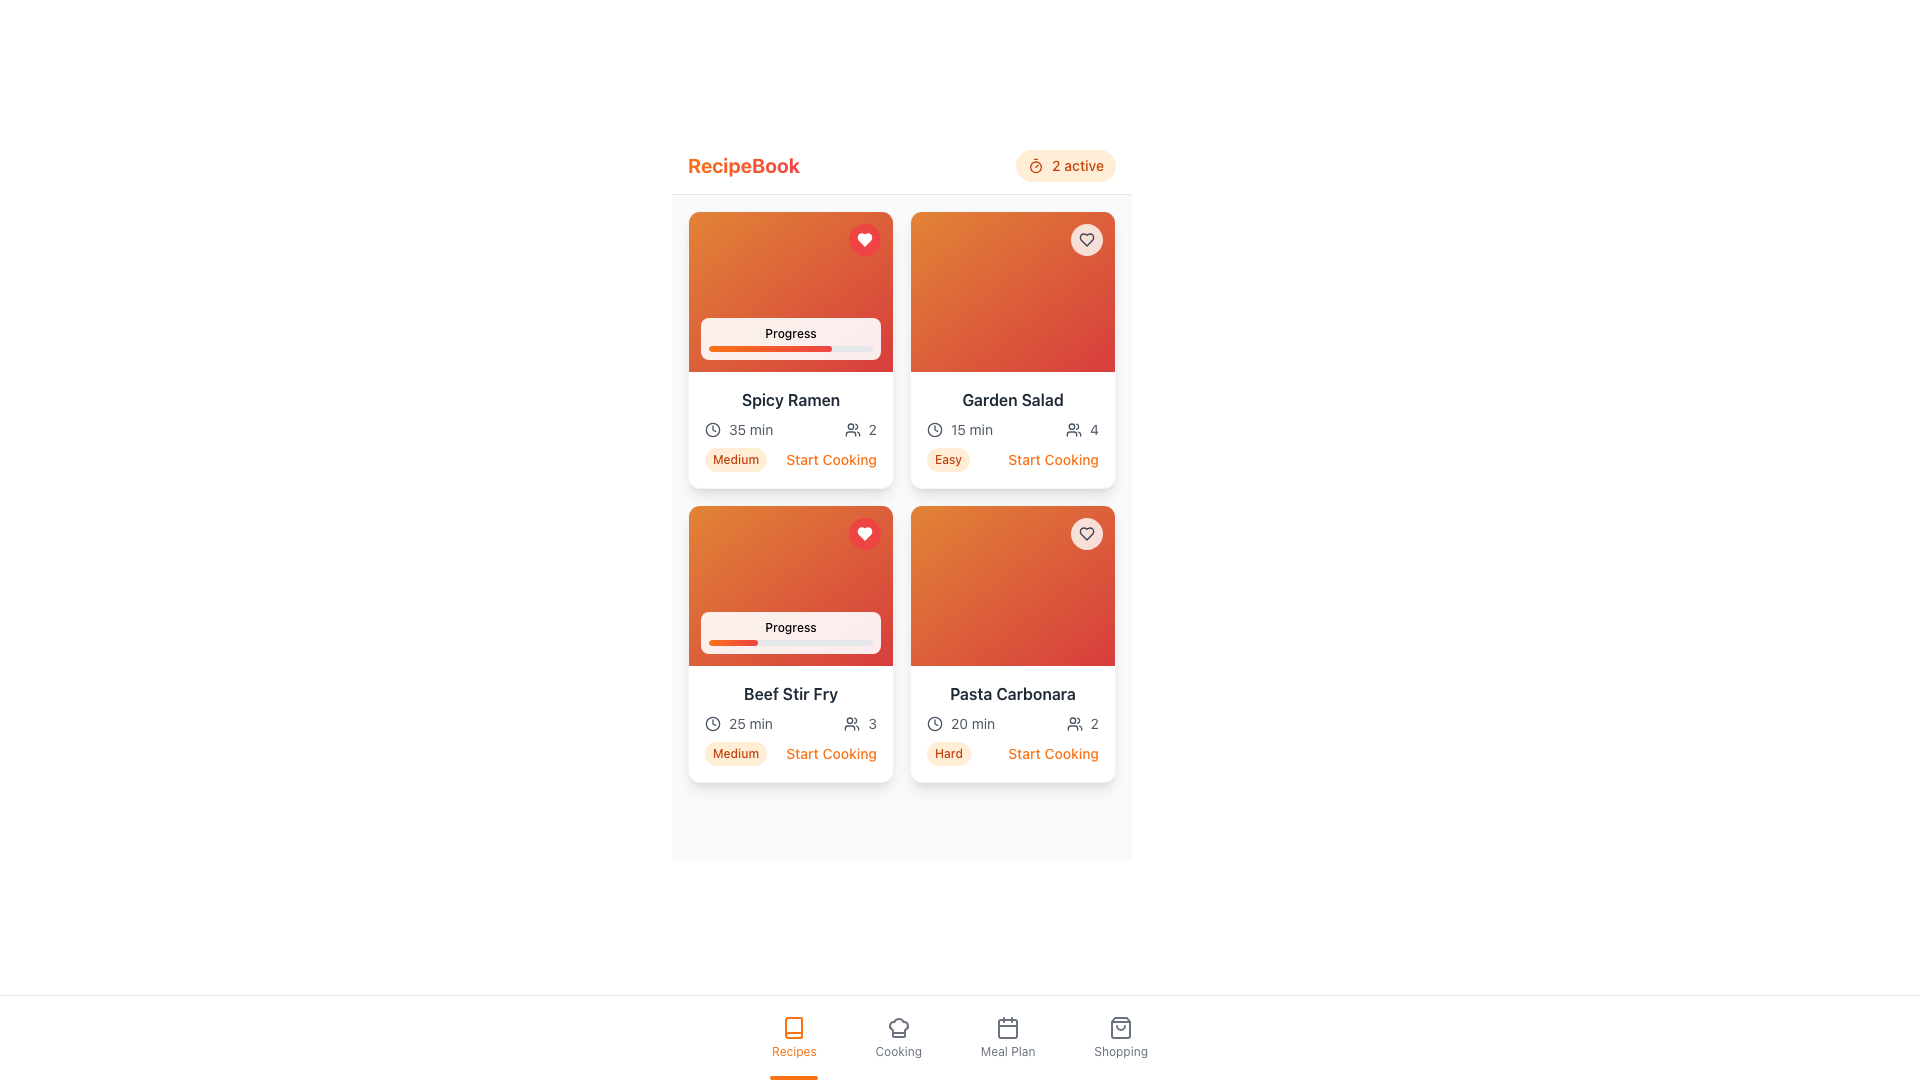 The image size is (1920, 1080). I want to click on the decorative visual region within the fourth card of the grid structure, specifically the top section of the 'Pasta Carbonara' card, which features a gradient from orange to red and includes a heart-shaped icon in the top-right corner, so click(1012, 585).